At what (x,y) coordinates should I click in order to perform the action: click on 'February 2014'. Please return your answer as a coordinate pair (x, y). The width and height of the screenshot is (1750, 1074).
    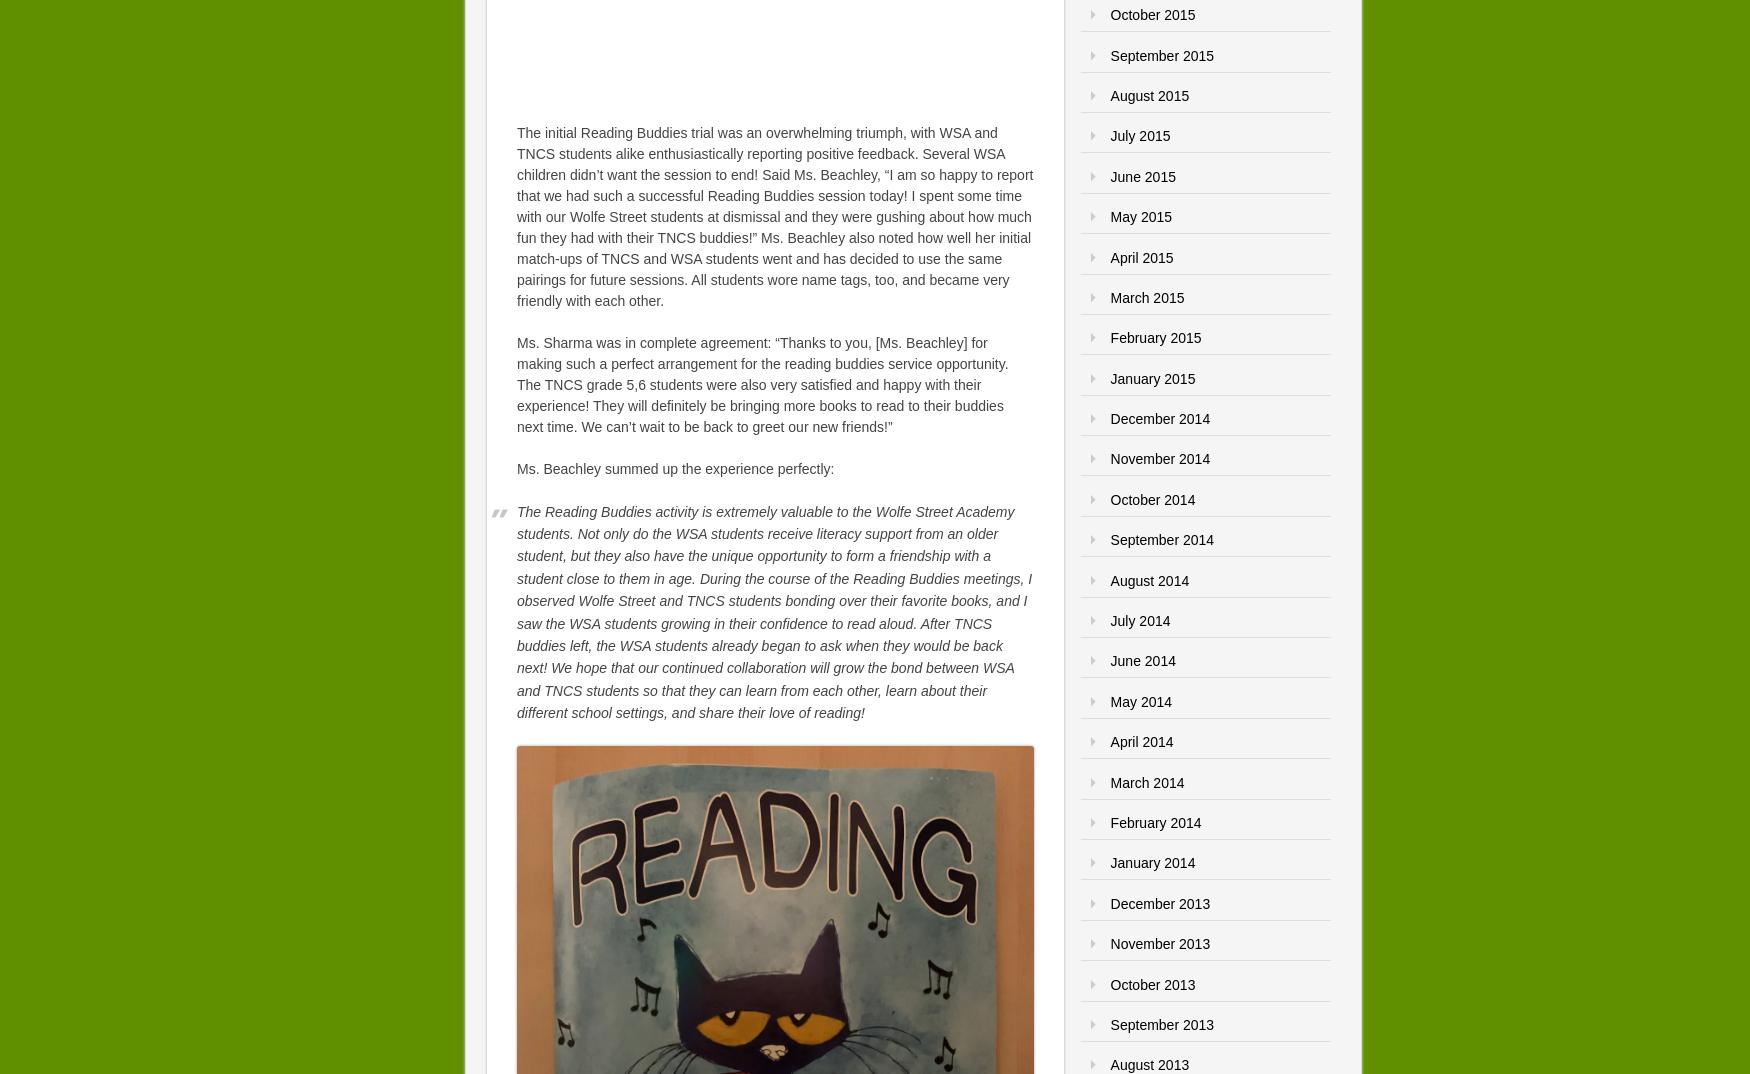
    Looking at the image, I should click on (1154, 822).